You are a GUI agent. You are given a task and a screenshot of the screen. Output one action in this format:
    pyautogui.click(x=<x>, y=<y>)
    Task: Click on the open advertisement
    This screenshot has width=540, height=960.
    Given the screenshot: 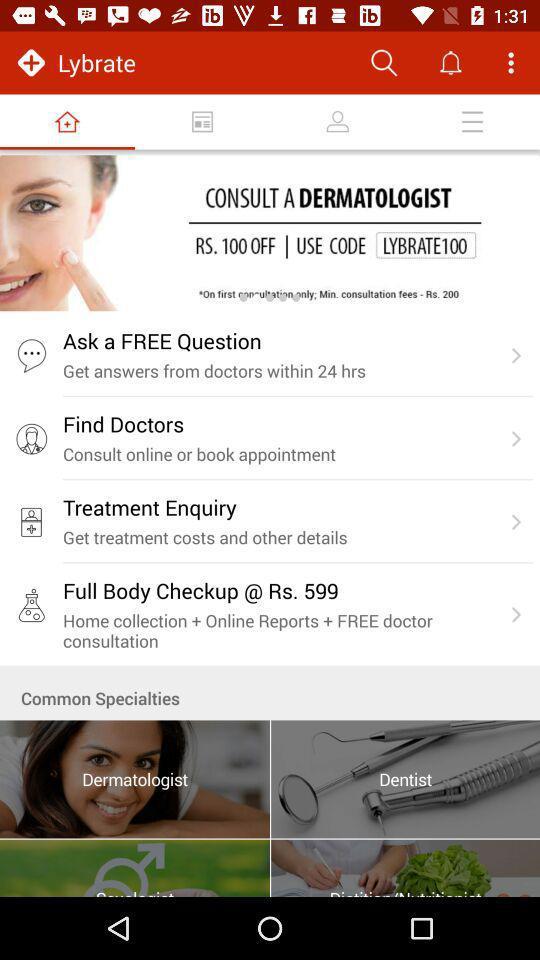 What is the action you would take?
    pyautogui.click(x=270, y=233)
    